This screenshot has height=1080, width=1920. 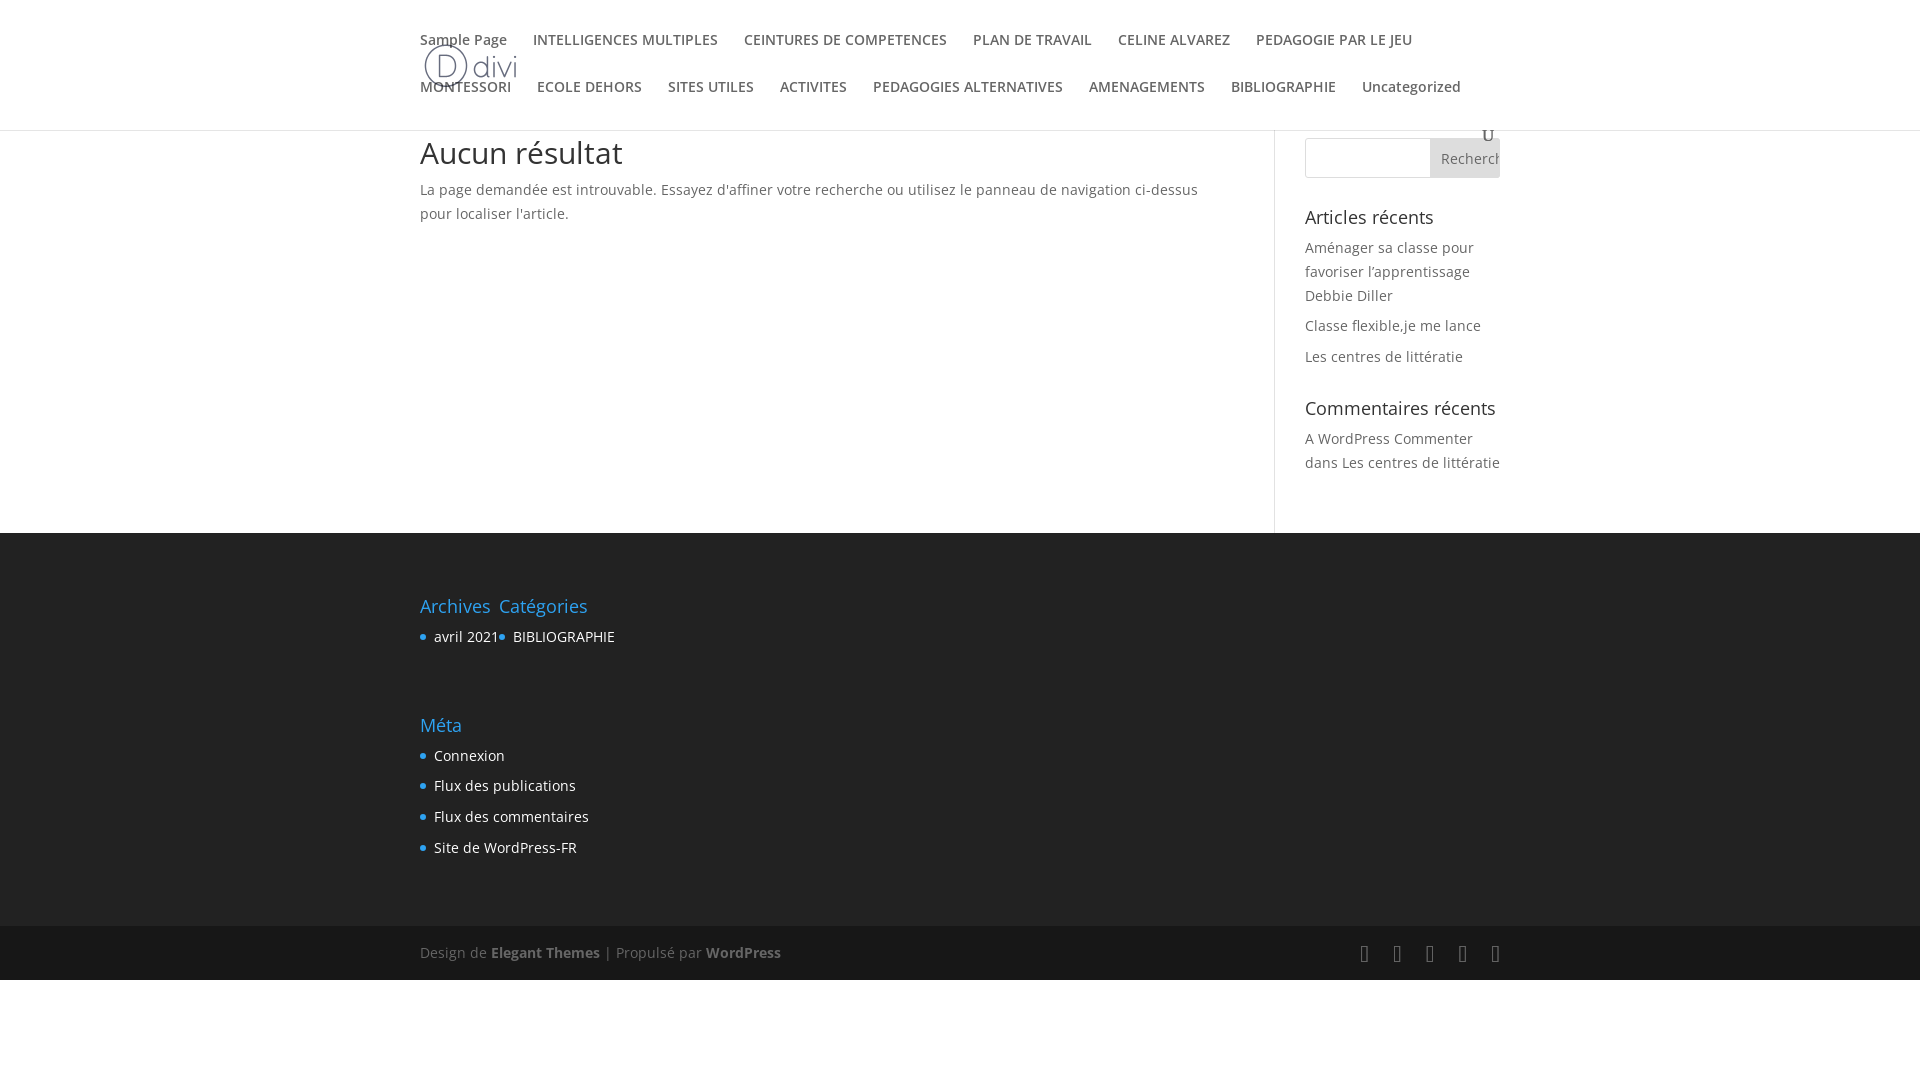 I want to click on 'PLAN DE TRAVAIL', so click(x=1032, y=55).